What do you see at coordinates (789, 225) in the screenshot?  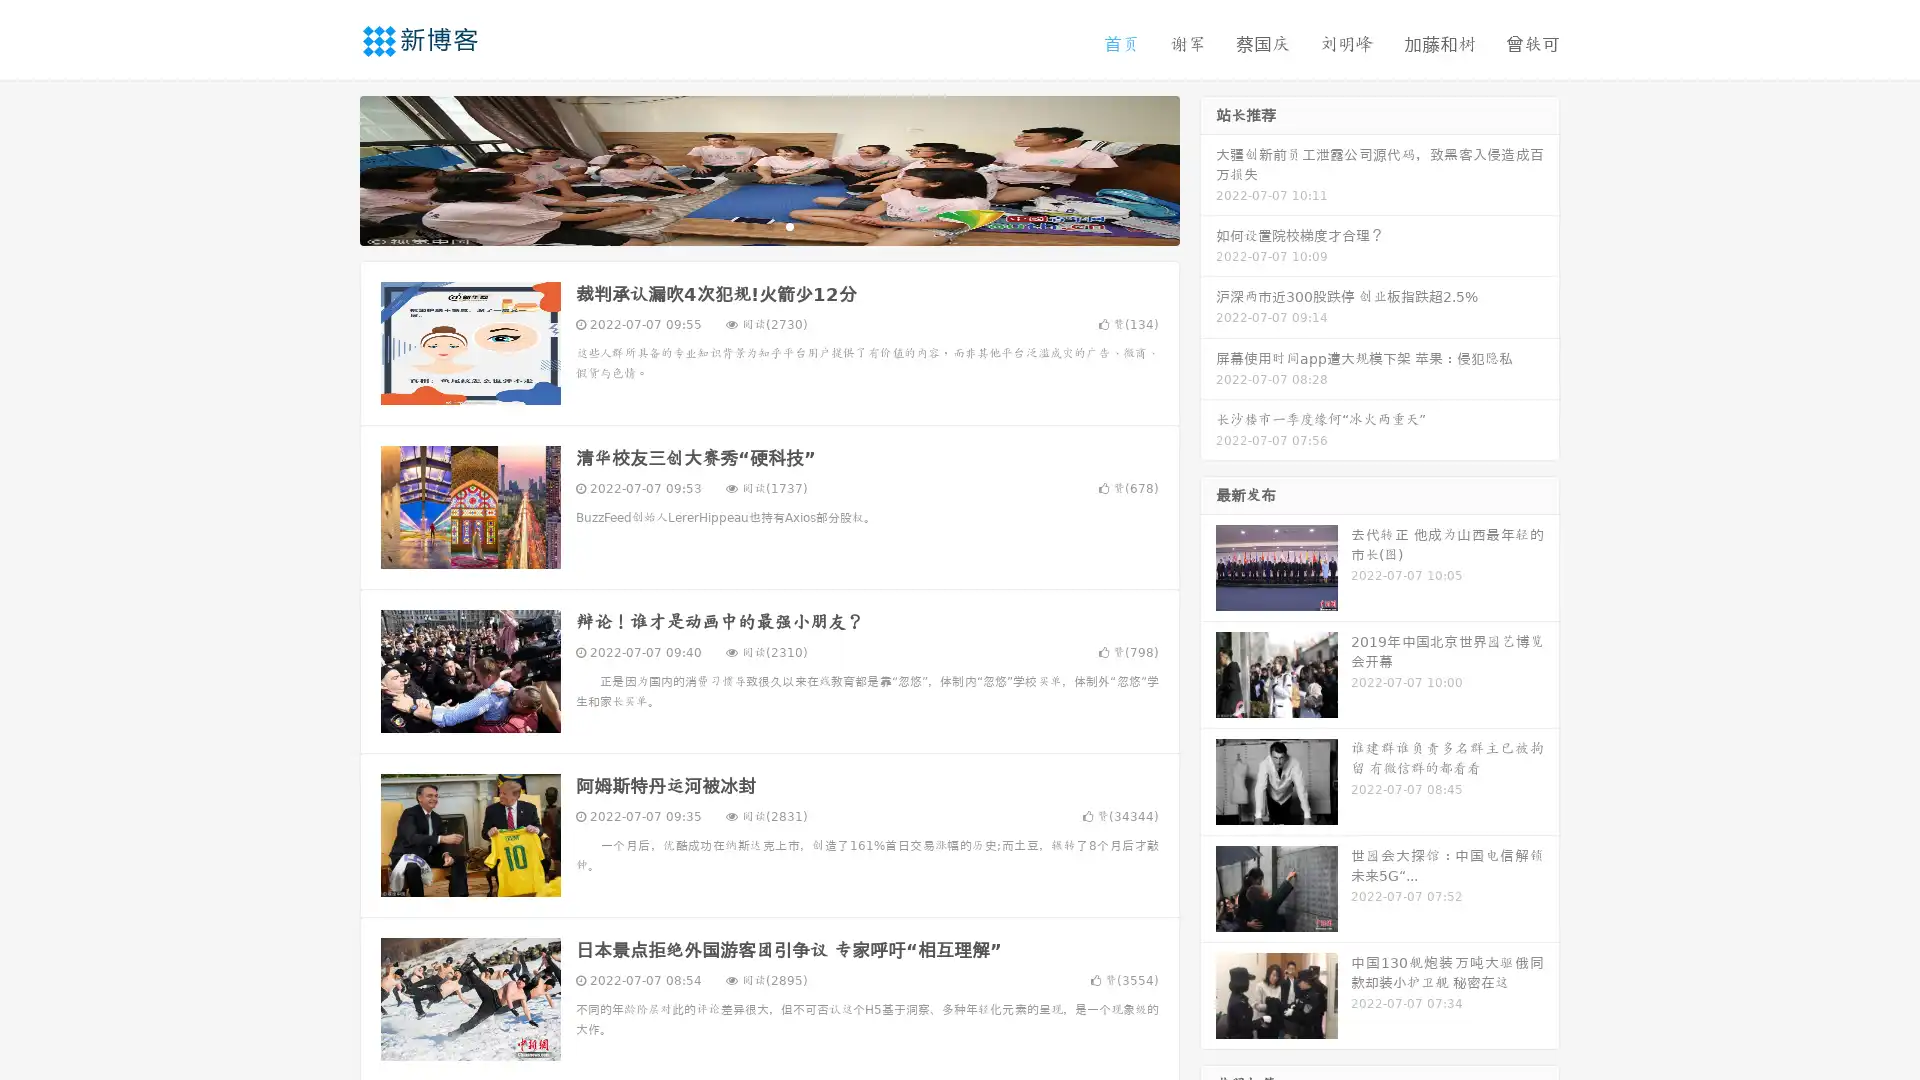 I see `Go to slide 3` at bounding box center [789, 225].